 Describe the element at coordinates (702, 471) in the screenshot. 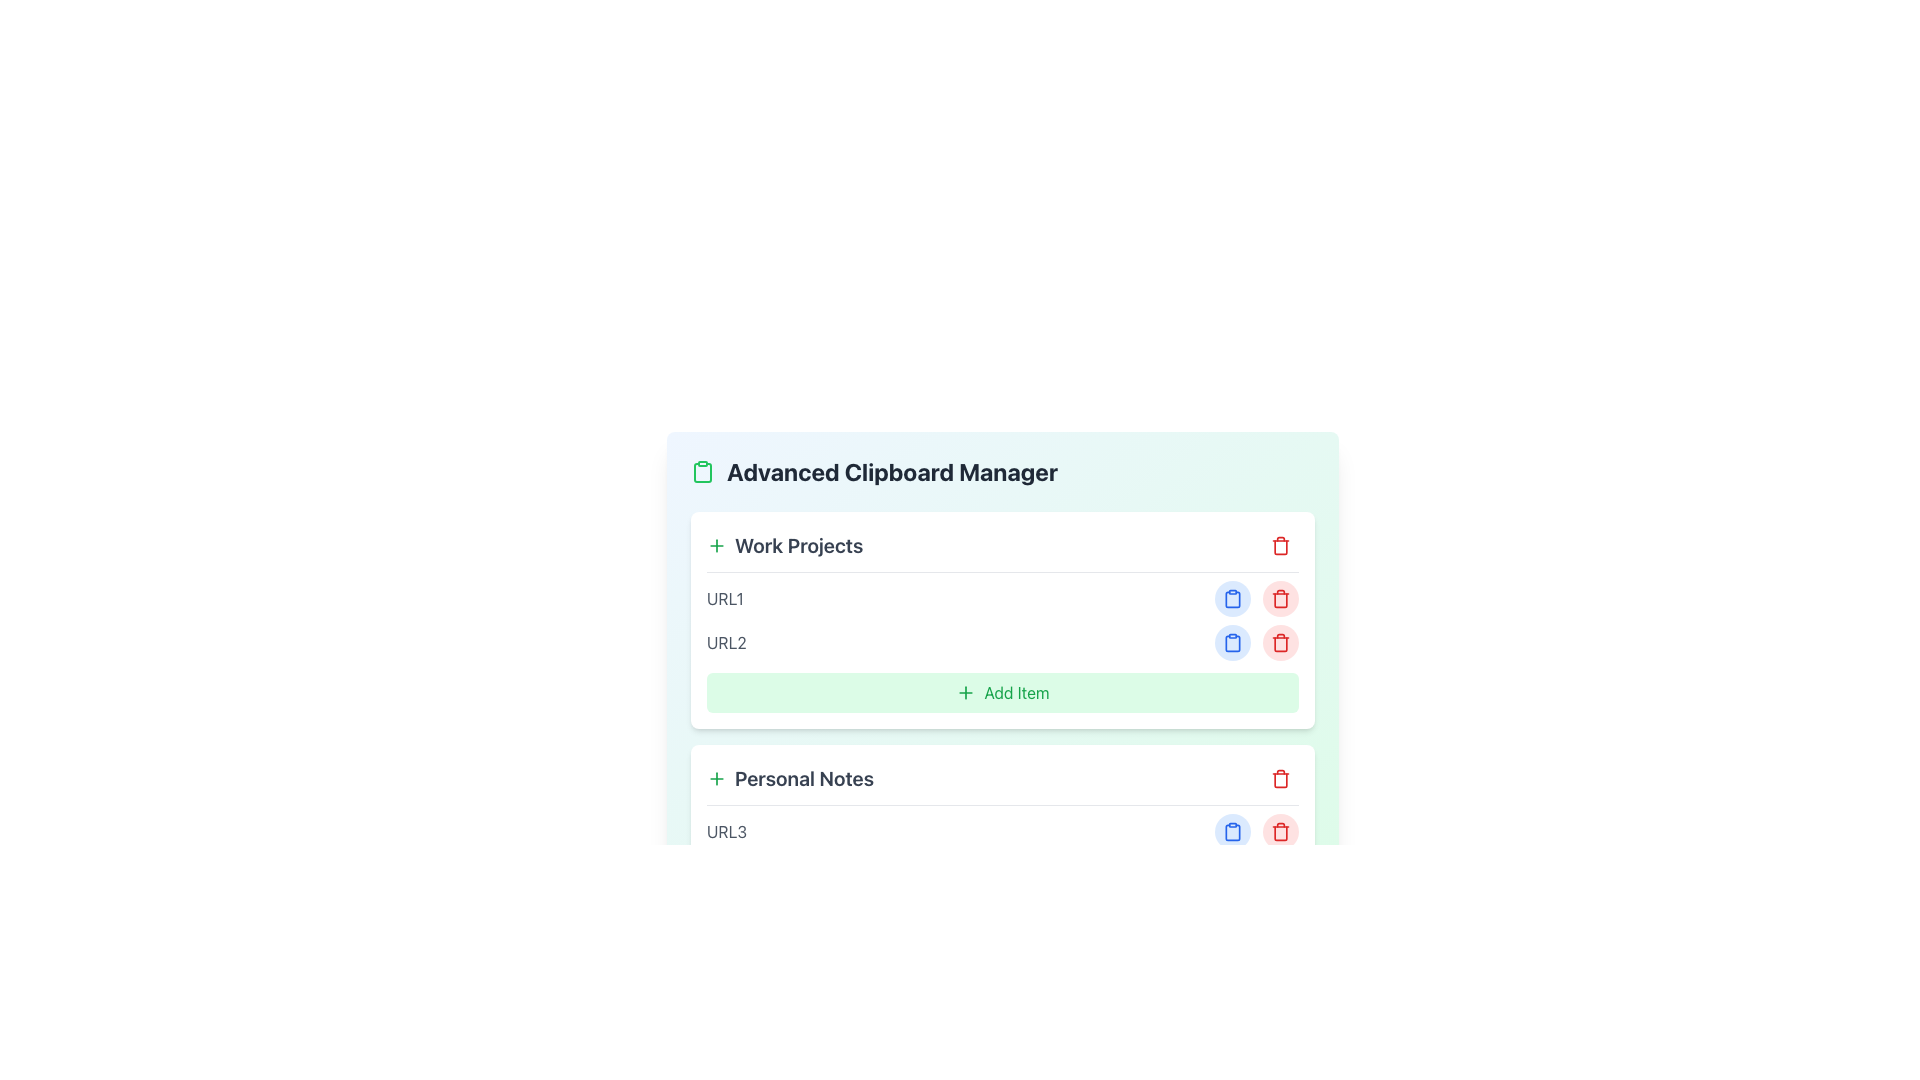

I see `the clipboard icon with a green outline located to the left of the text 'Advanced Clipboard Manager' in the header section` at that location.